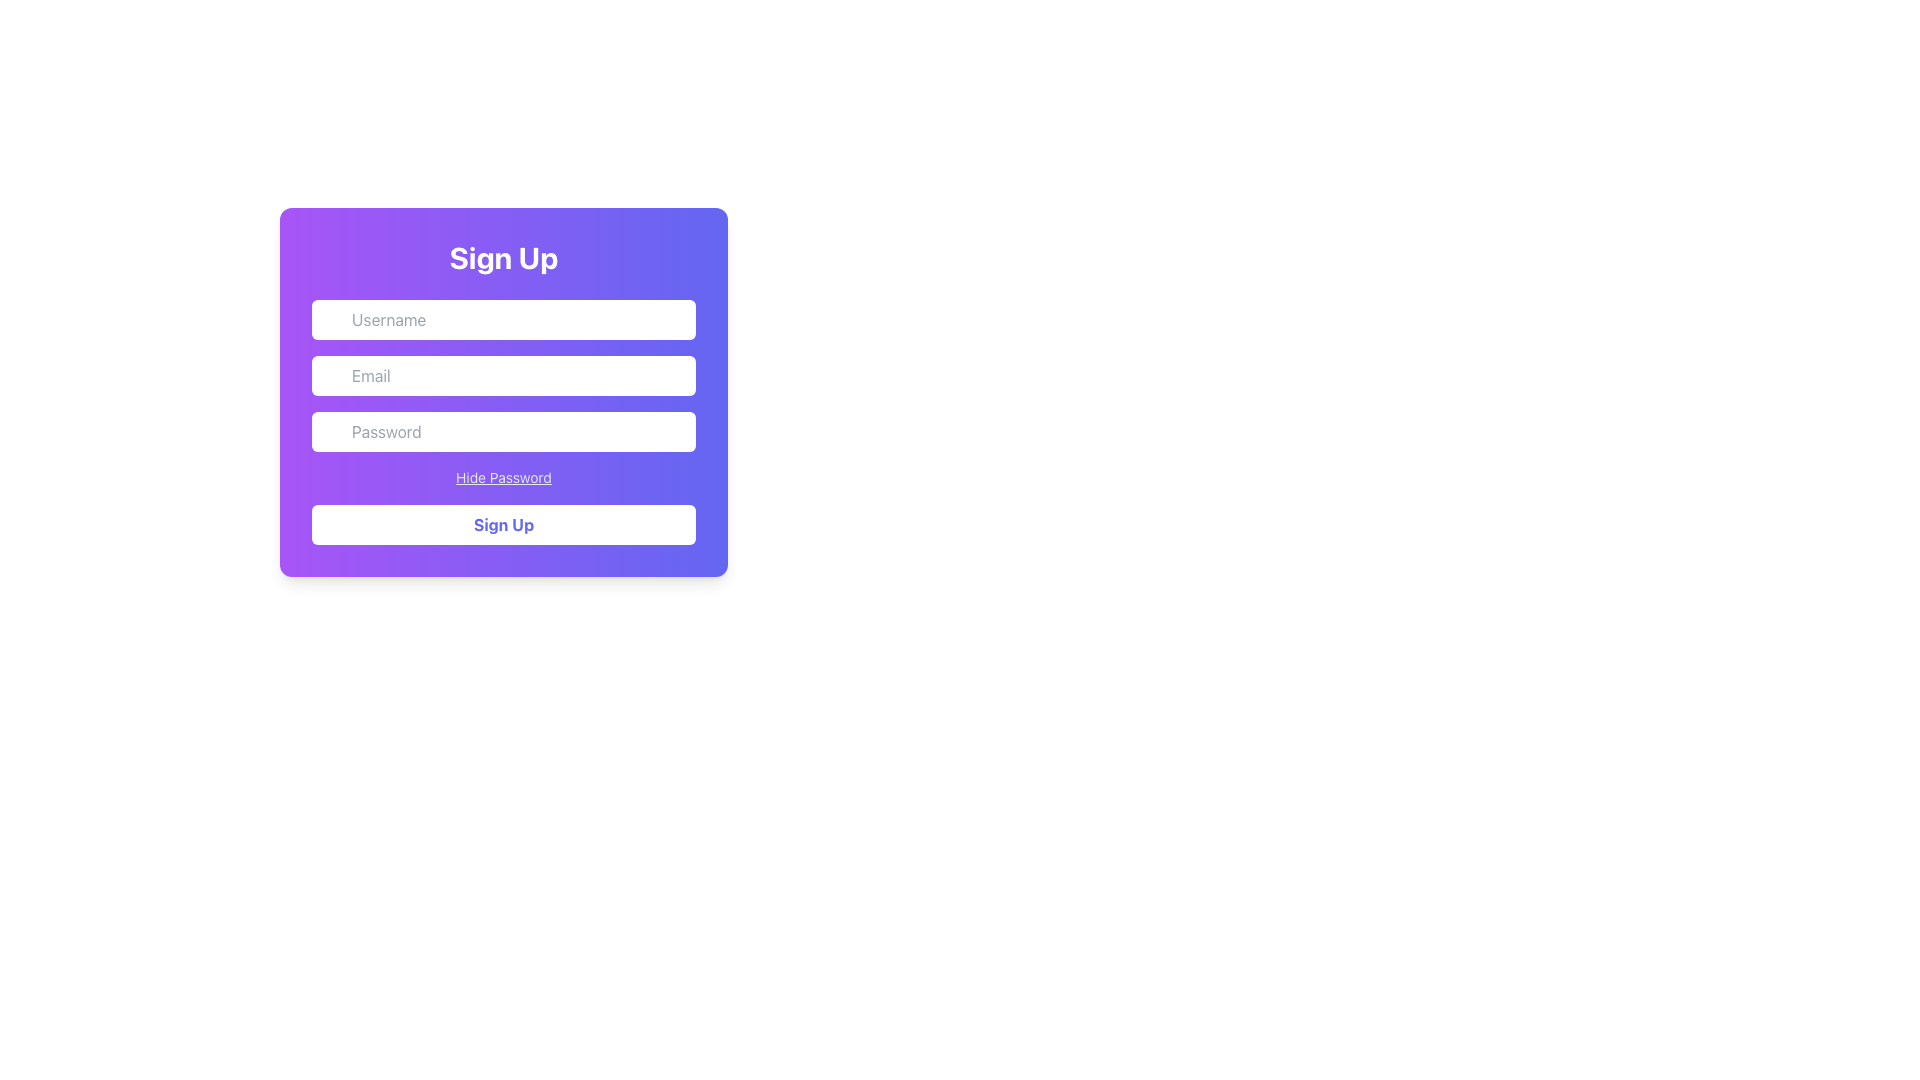 This screenshot has width=1920, height=1080. What do you see at coordinates (504, 523) in the screenshot?
I see `the 'Sign Up' button, which is a rectangular button with rounded corners, a white background, and bold indigo text, to observe the style change` at bounding box center [504, 523].